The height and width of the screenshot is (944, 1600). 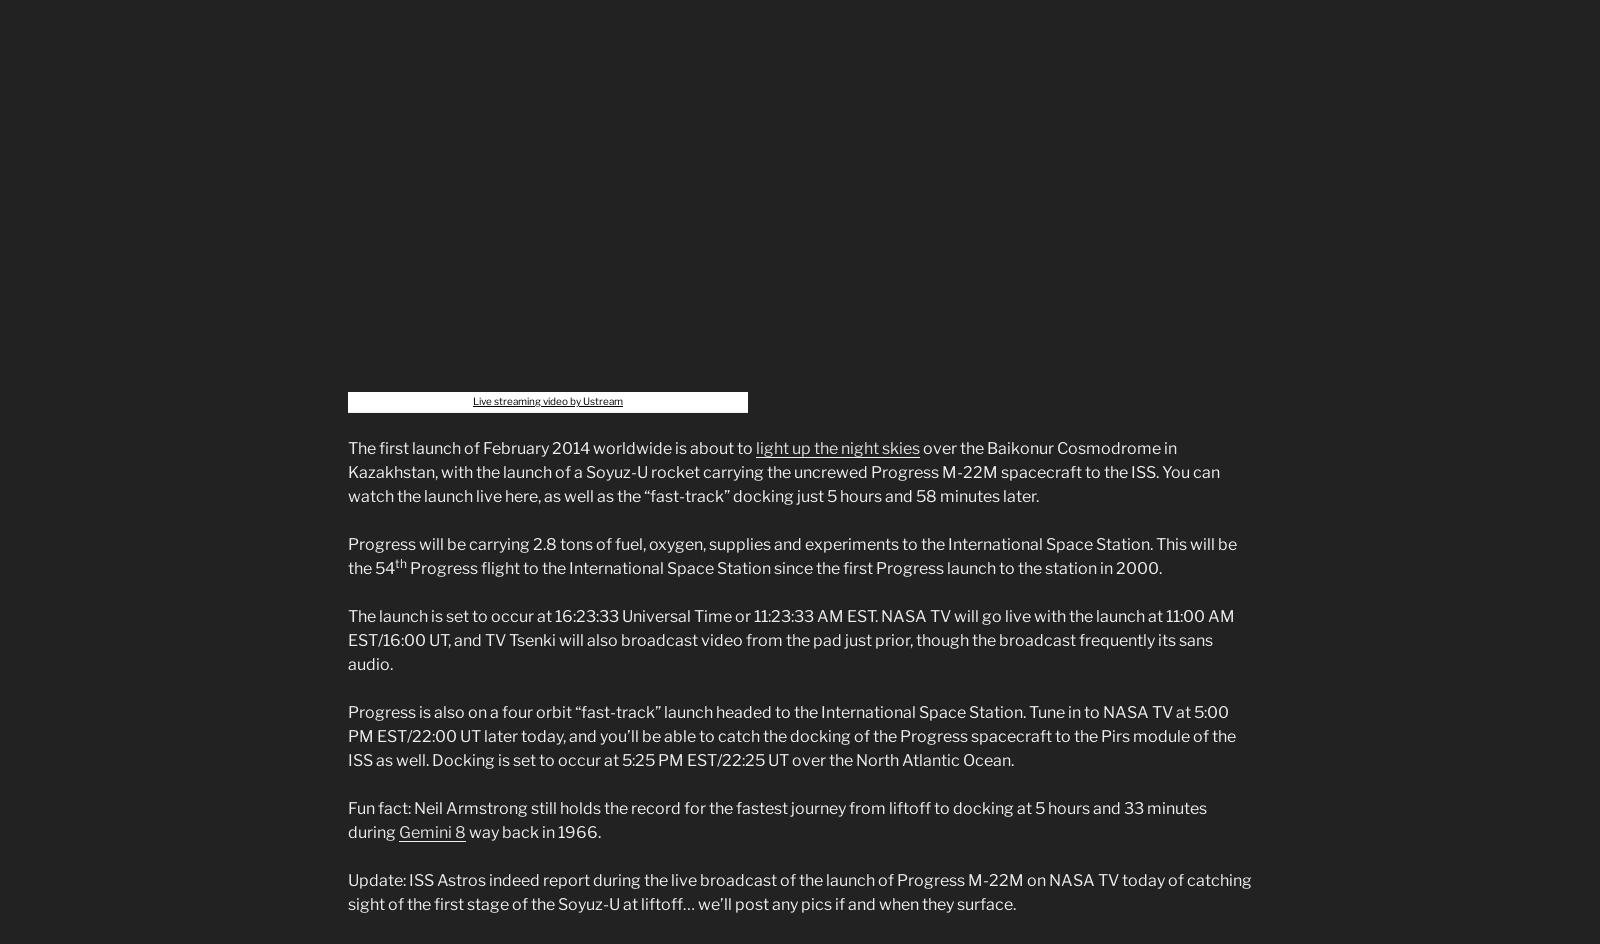 I want to click on 'Progress is also on a four orbit “fast-track” launch headed to the International Space Station. Tune in to NASA TV at 5:00 PM EST/22:00 UT later today, and you’ll be able to catch the docking of the Progress spacecraft to the Pirs module of the ISS as well. Docking is set to occur at 5:25 PM EST/22:25 UT over the North Atlantic Ocean.', so click(x=792, y=735).